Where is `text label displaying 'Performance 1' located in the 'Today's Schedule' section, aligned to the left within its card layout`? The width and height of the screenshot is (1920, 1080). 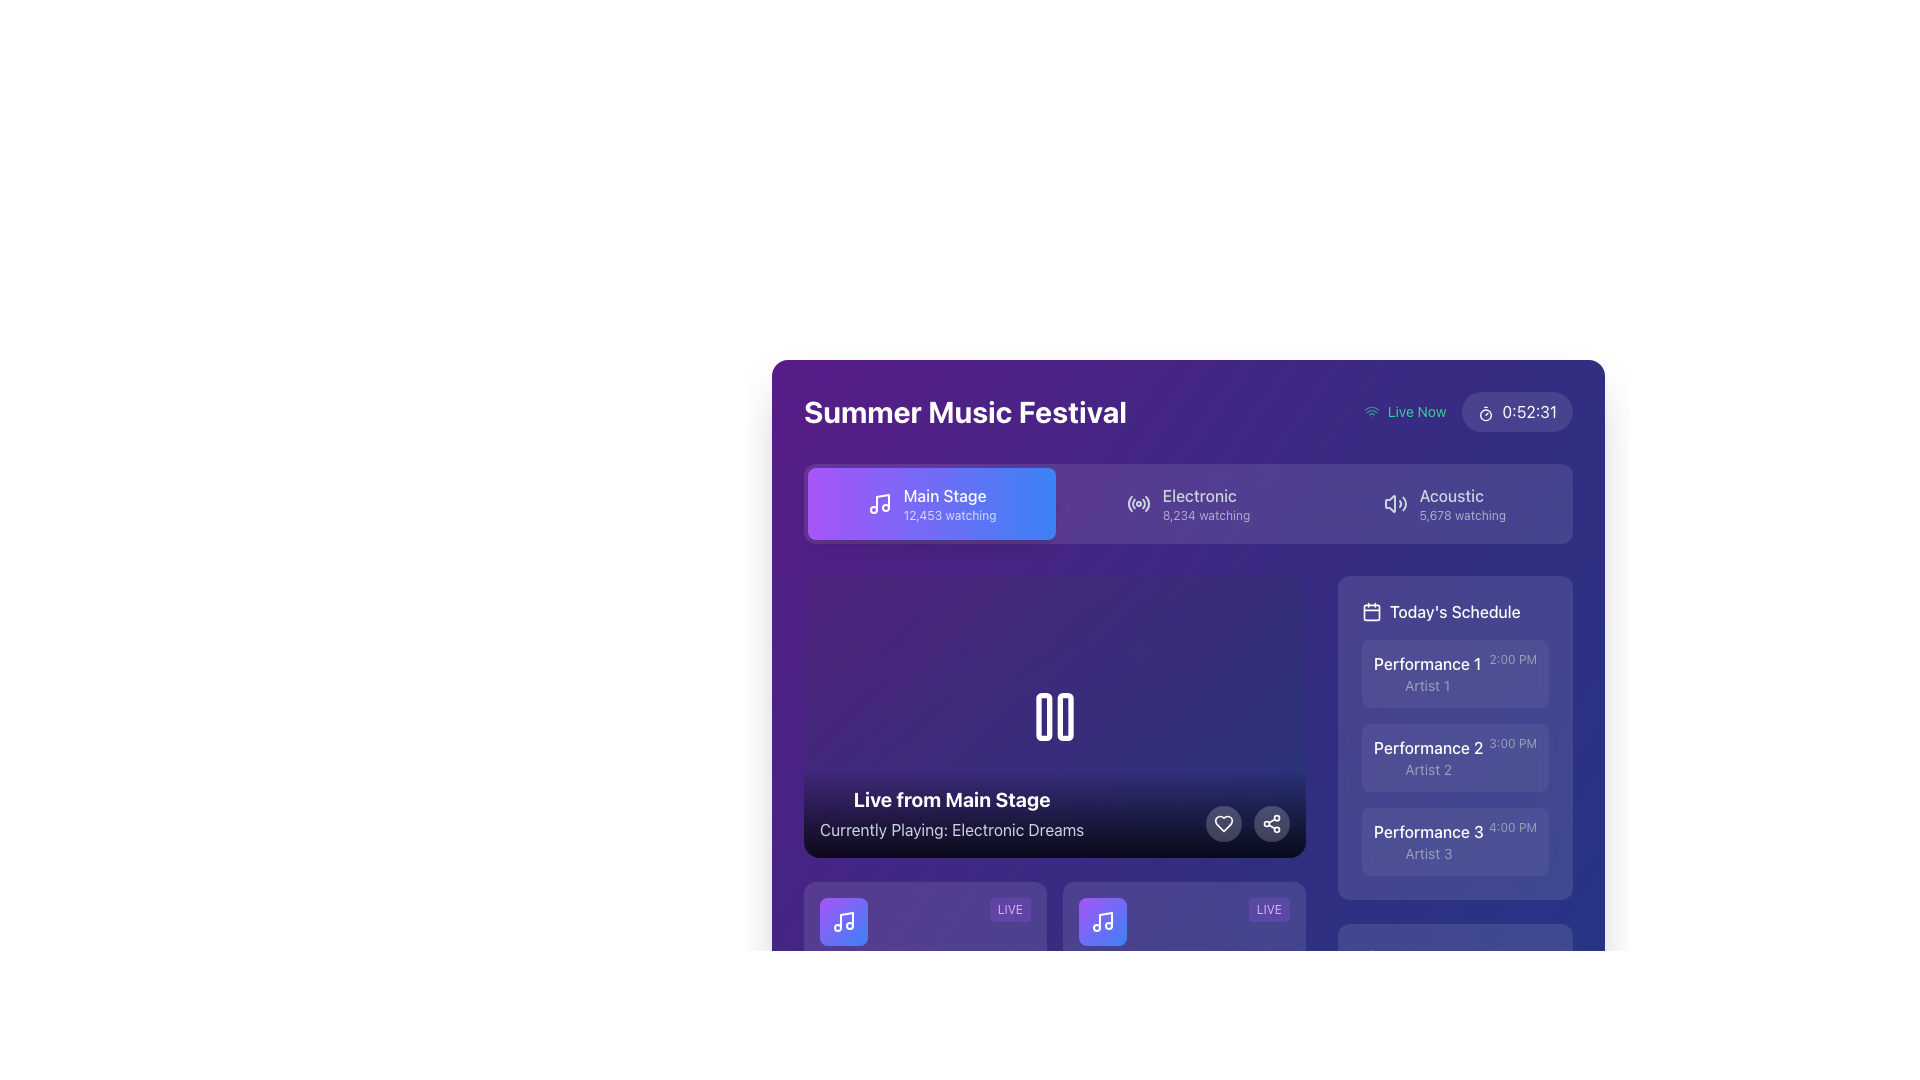
text label displaying 'Performance 1' located in the 'Today's Schedule' section, aligned to the left within its card layout is located at coordinates (1426, 663).